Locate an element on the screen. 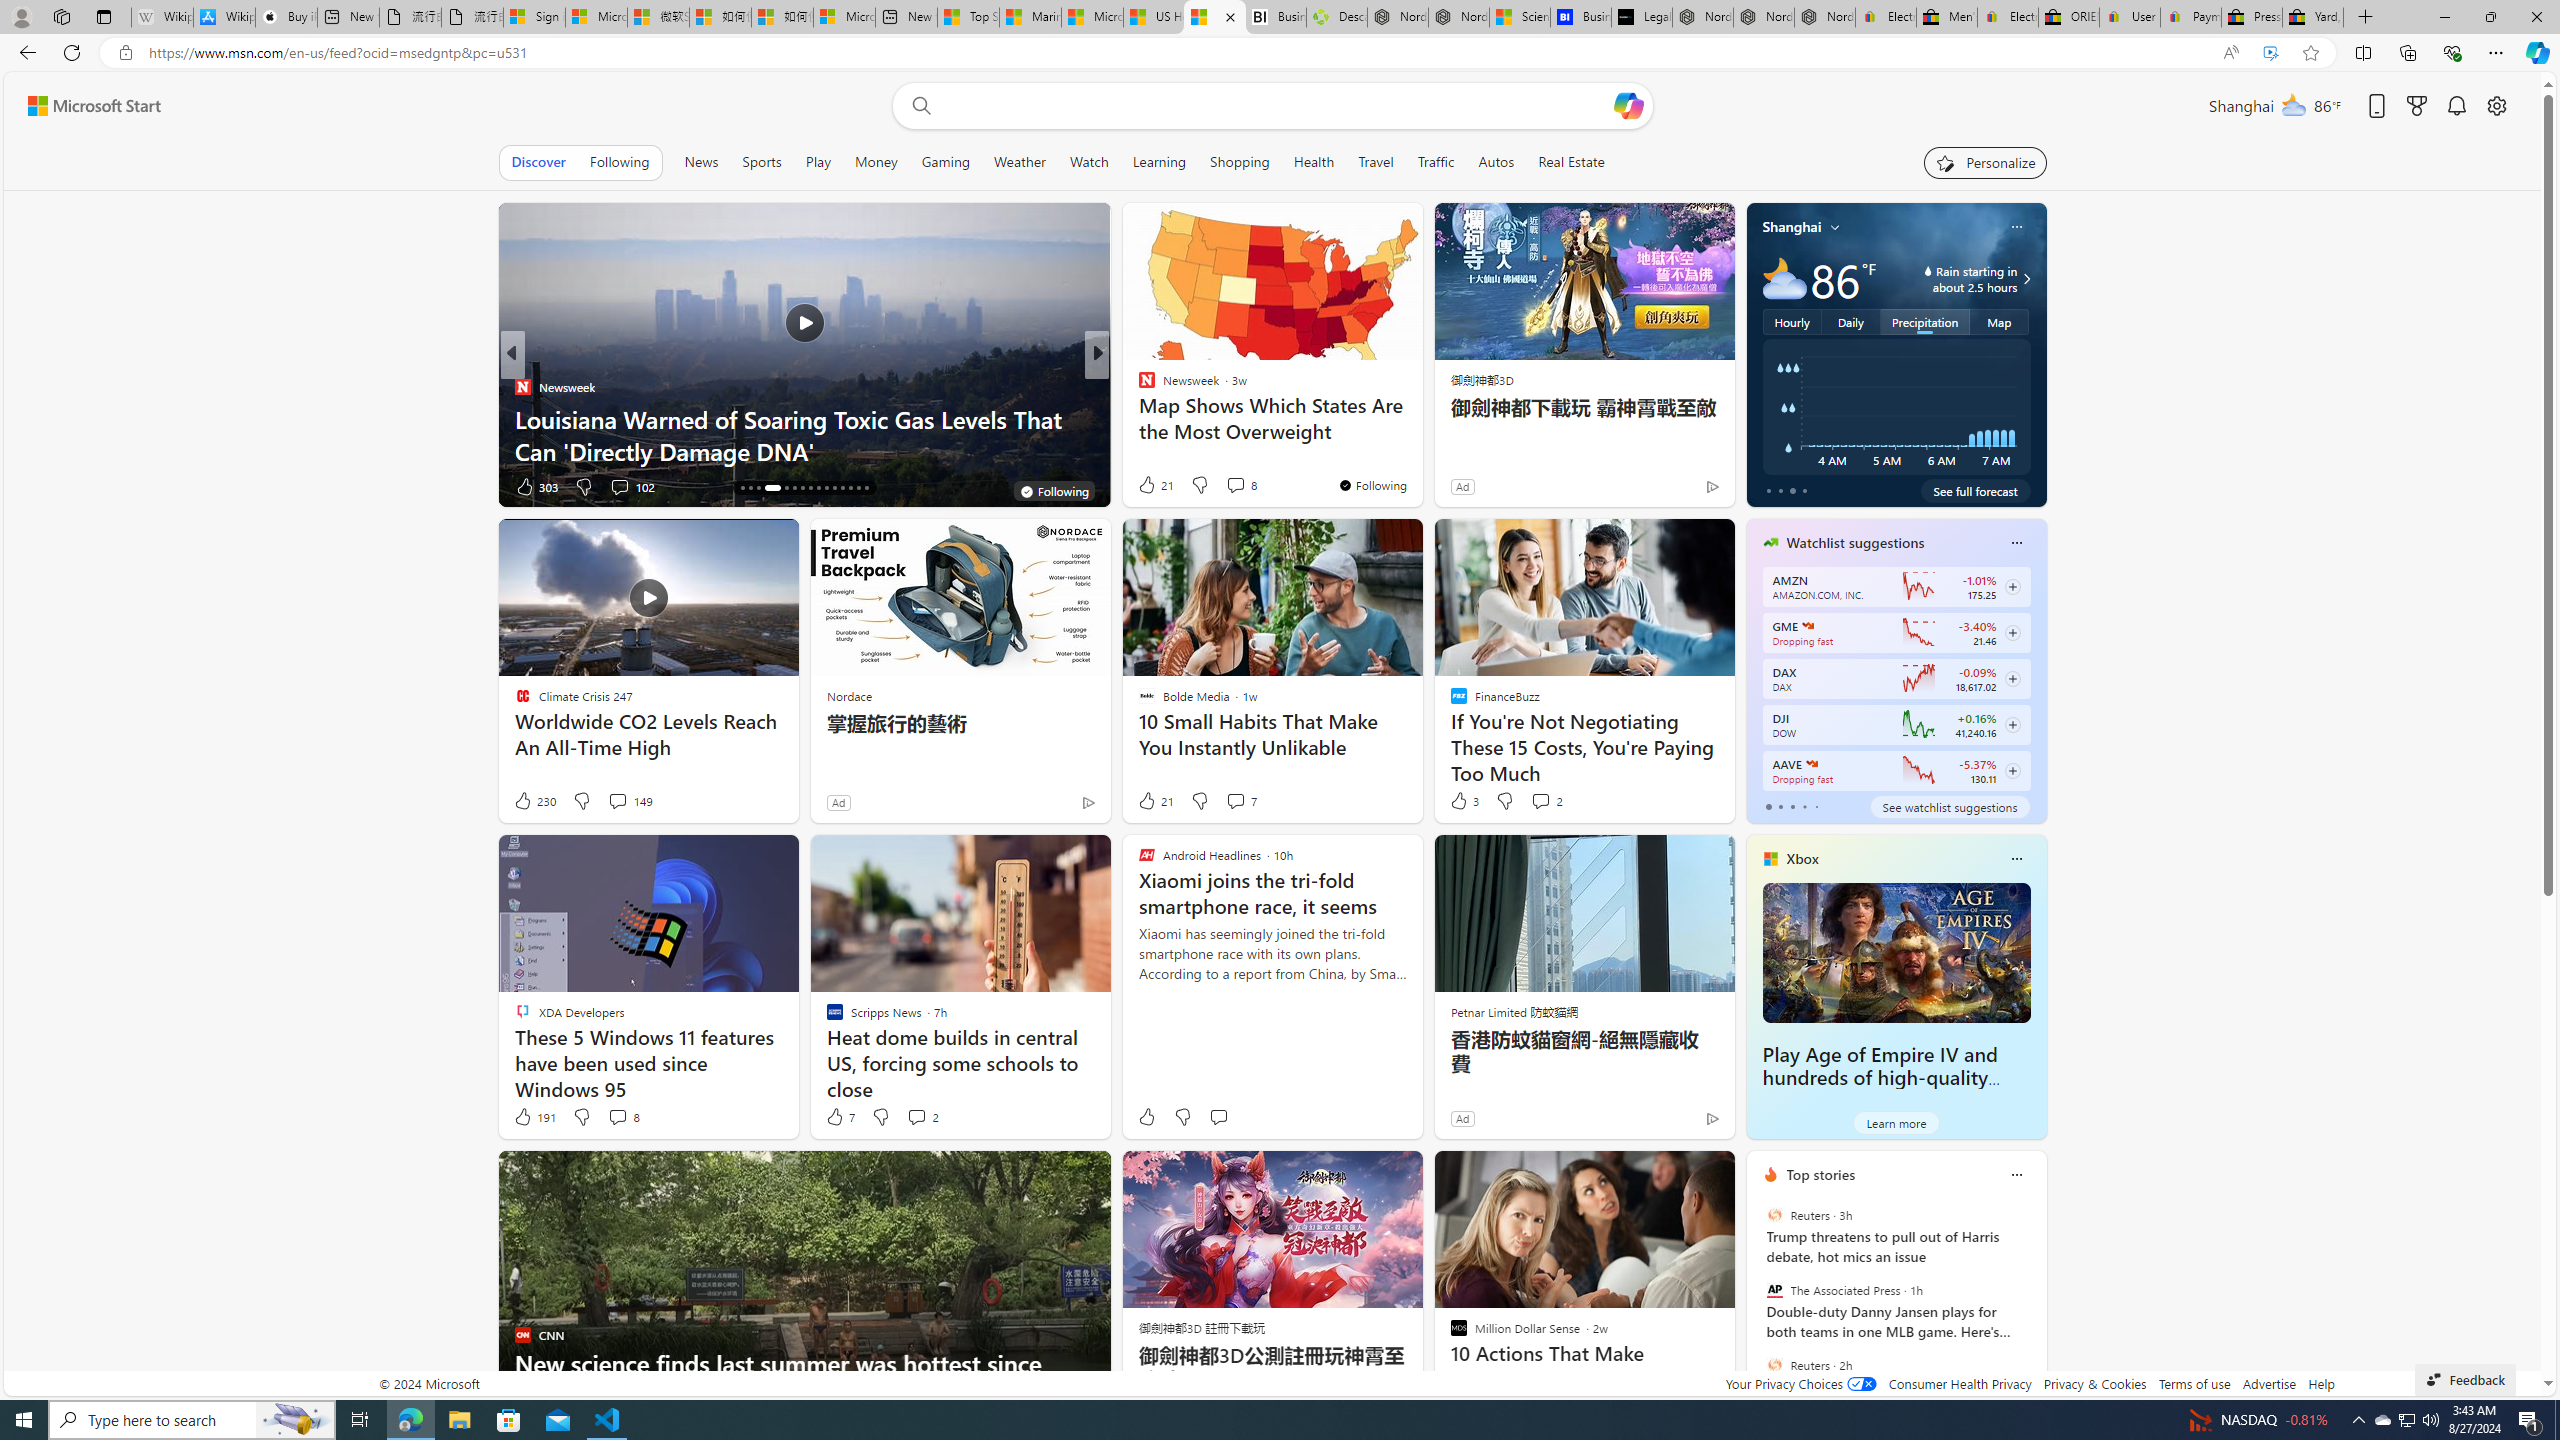 Image resolution: width=2560 pixels, height=1440 pixels. 'View comments 157 Comment' is located at coordinates (1235, 486).